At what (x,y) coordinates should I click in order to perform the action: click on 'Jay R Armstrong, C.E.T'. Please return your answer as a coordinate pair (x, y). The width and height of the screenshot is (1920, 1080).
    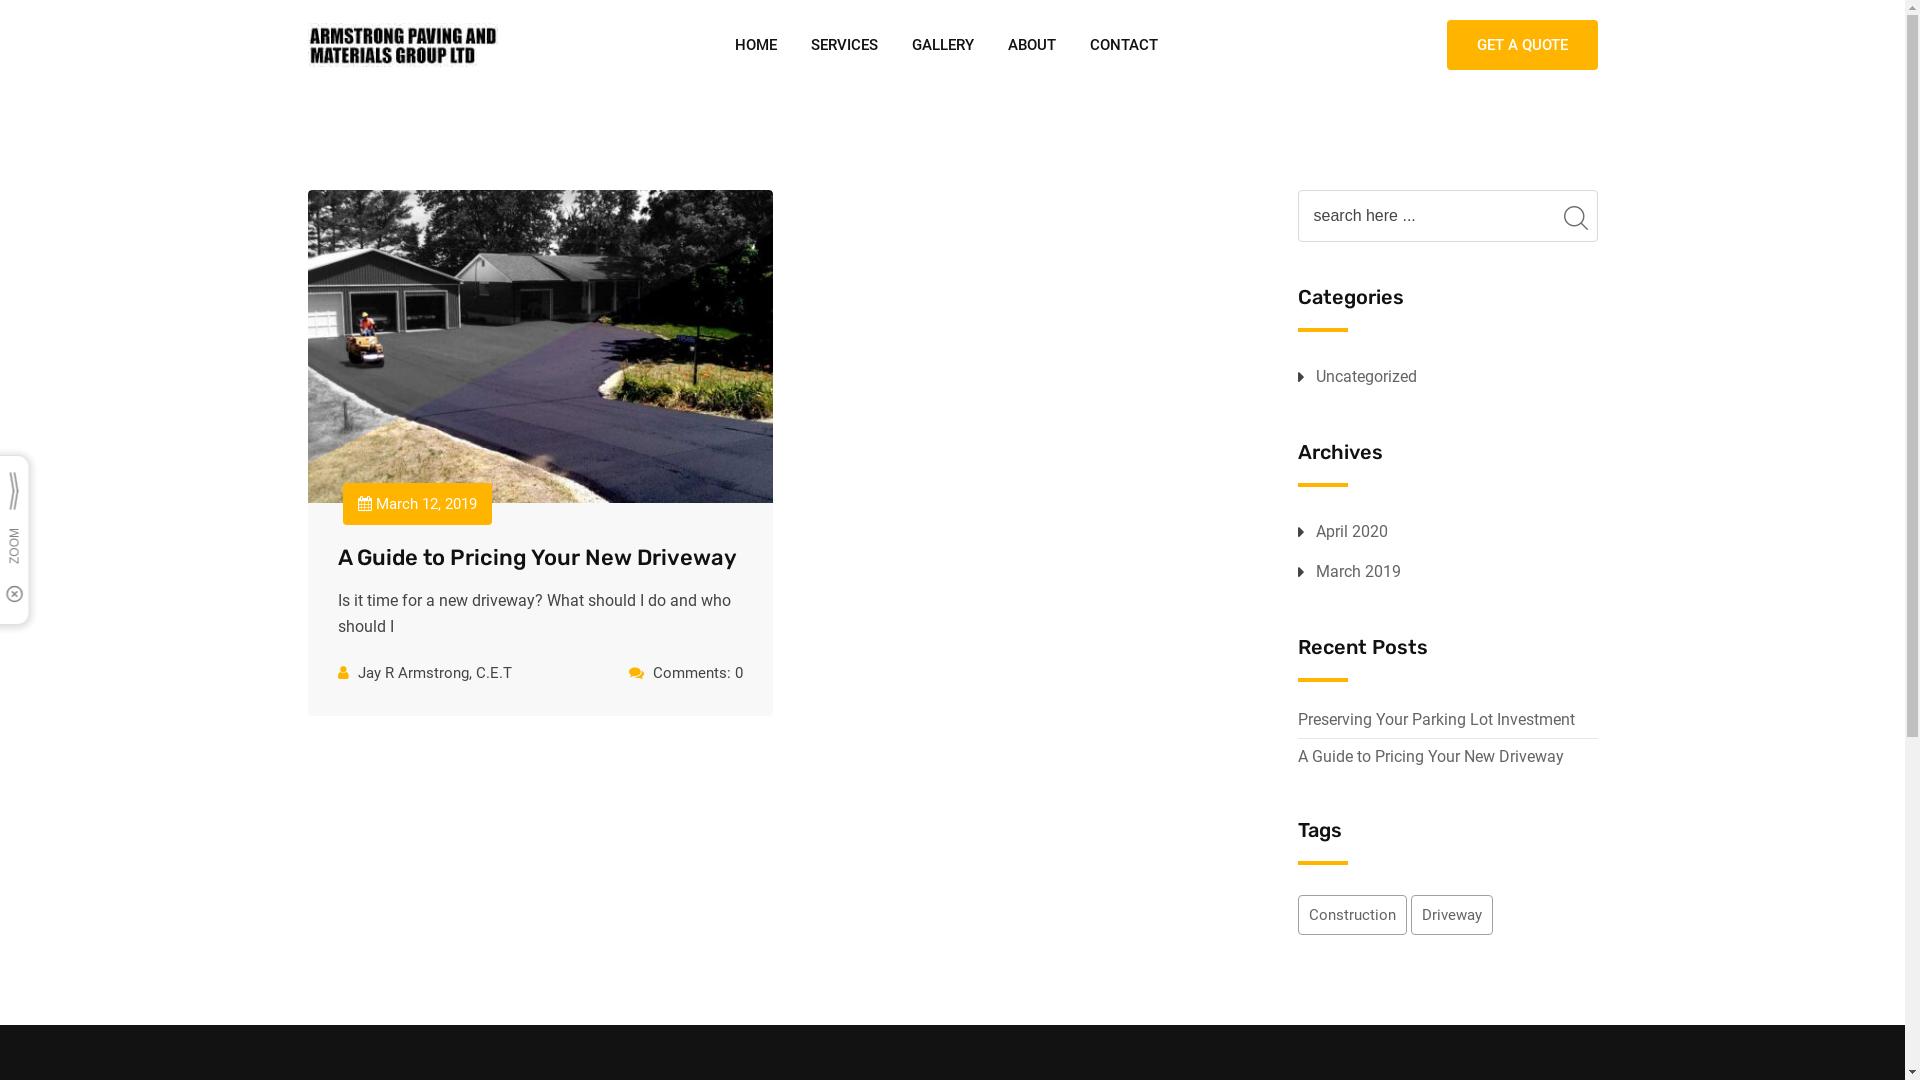
    Looking at the image, I should click on (434, 672).